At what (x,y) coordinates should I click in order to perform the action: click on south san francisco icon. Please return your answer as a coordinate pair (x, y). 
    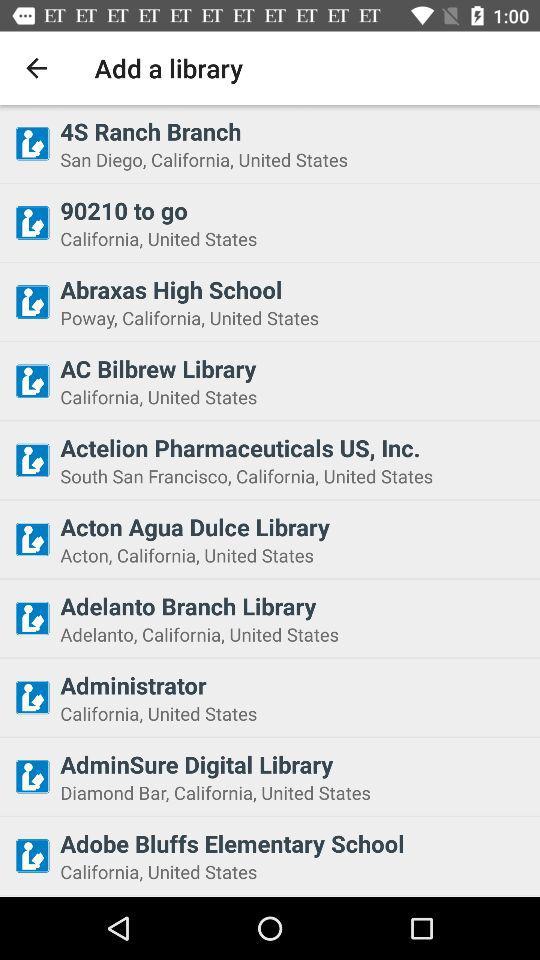
    Looking at the image, I should click on (293, 476).